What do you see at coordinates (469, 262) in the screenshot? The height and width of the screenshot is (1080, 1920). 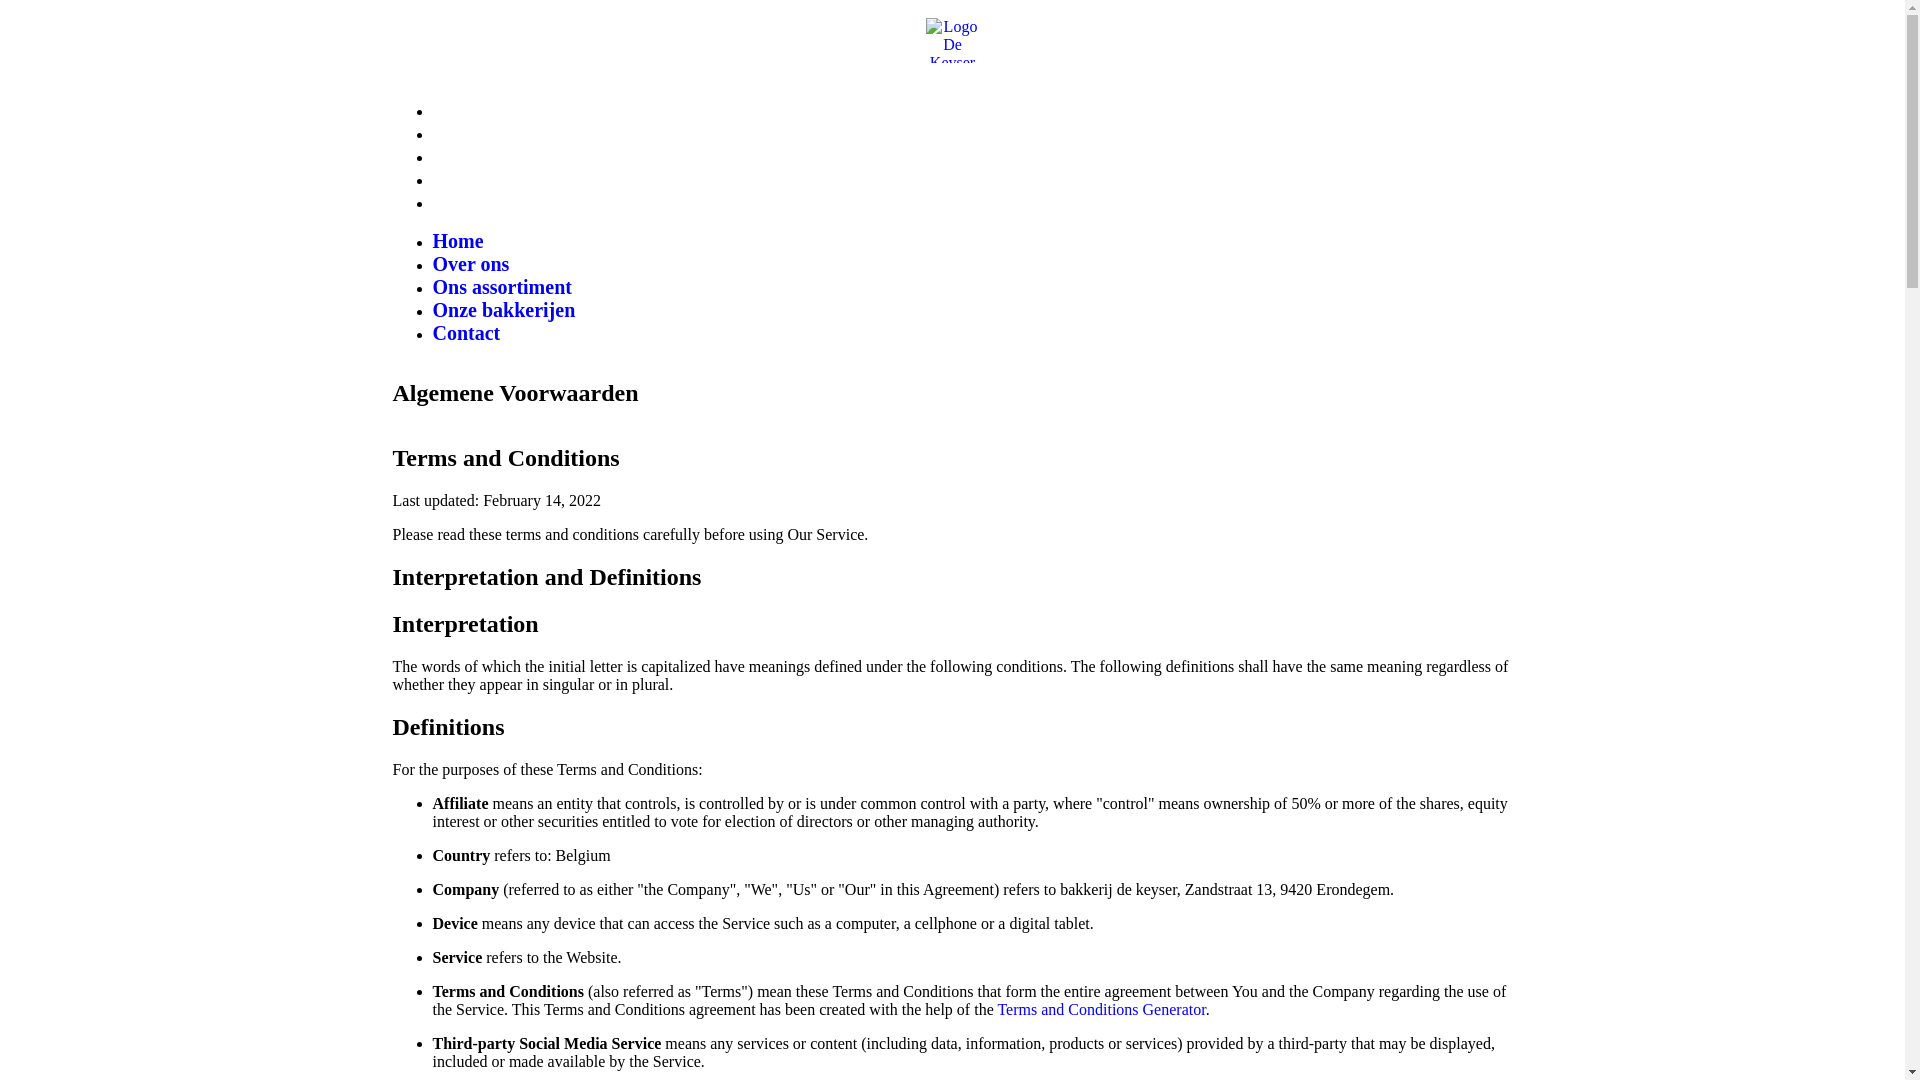 I see `'Over ons'` at bounding box center [469, 262].